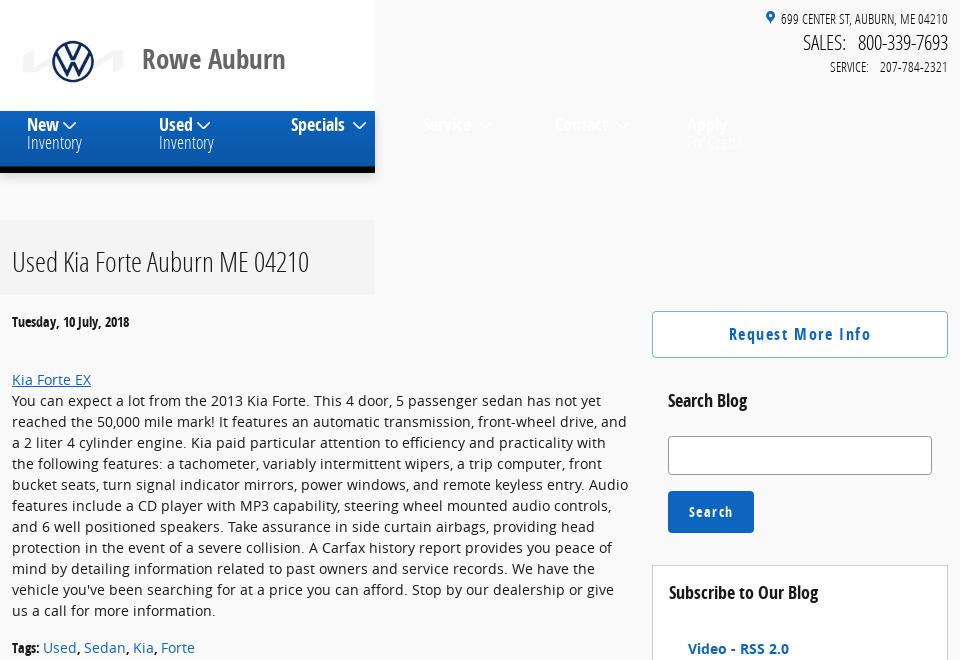 The image size is (960, 660). Describe the element at coordinates (11, 337) in the screenshot. I see `'Tuesday, 10 July, 2018'` at that location.